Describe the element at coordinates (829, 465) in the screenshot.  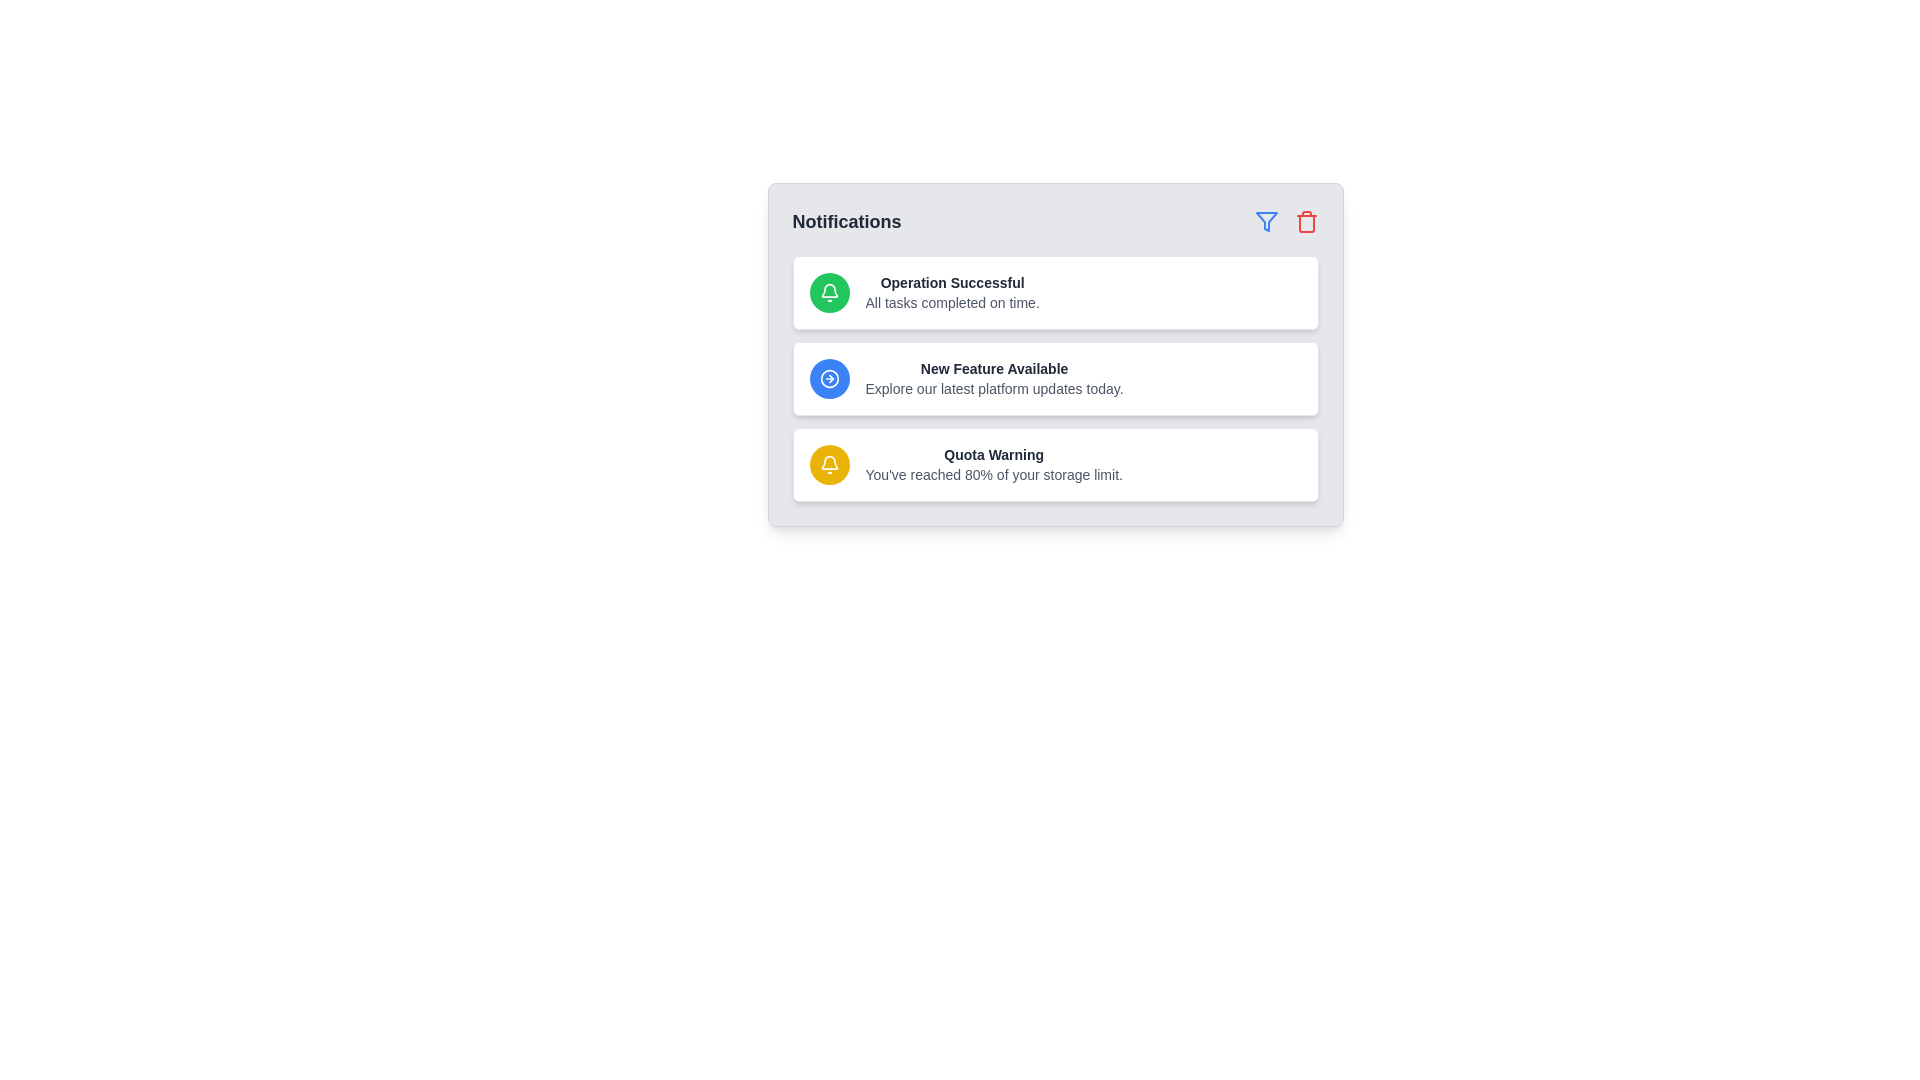
I see `the bell icon, which is located within a yellow circular background at the bottom of the notifications panel, above the text mentioning the quota warning` at that location.